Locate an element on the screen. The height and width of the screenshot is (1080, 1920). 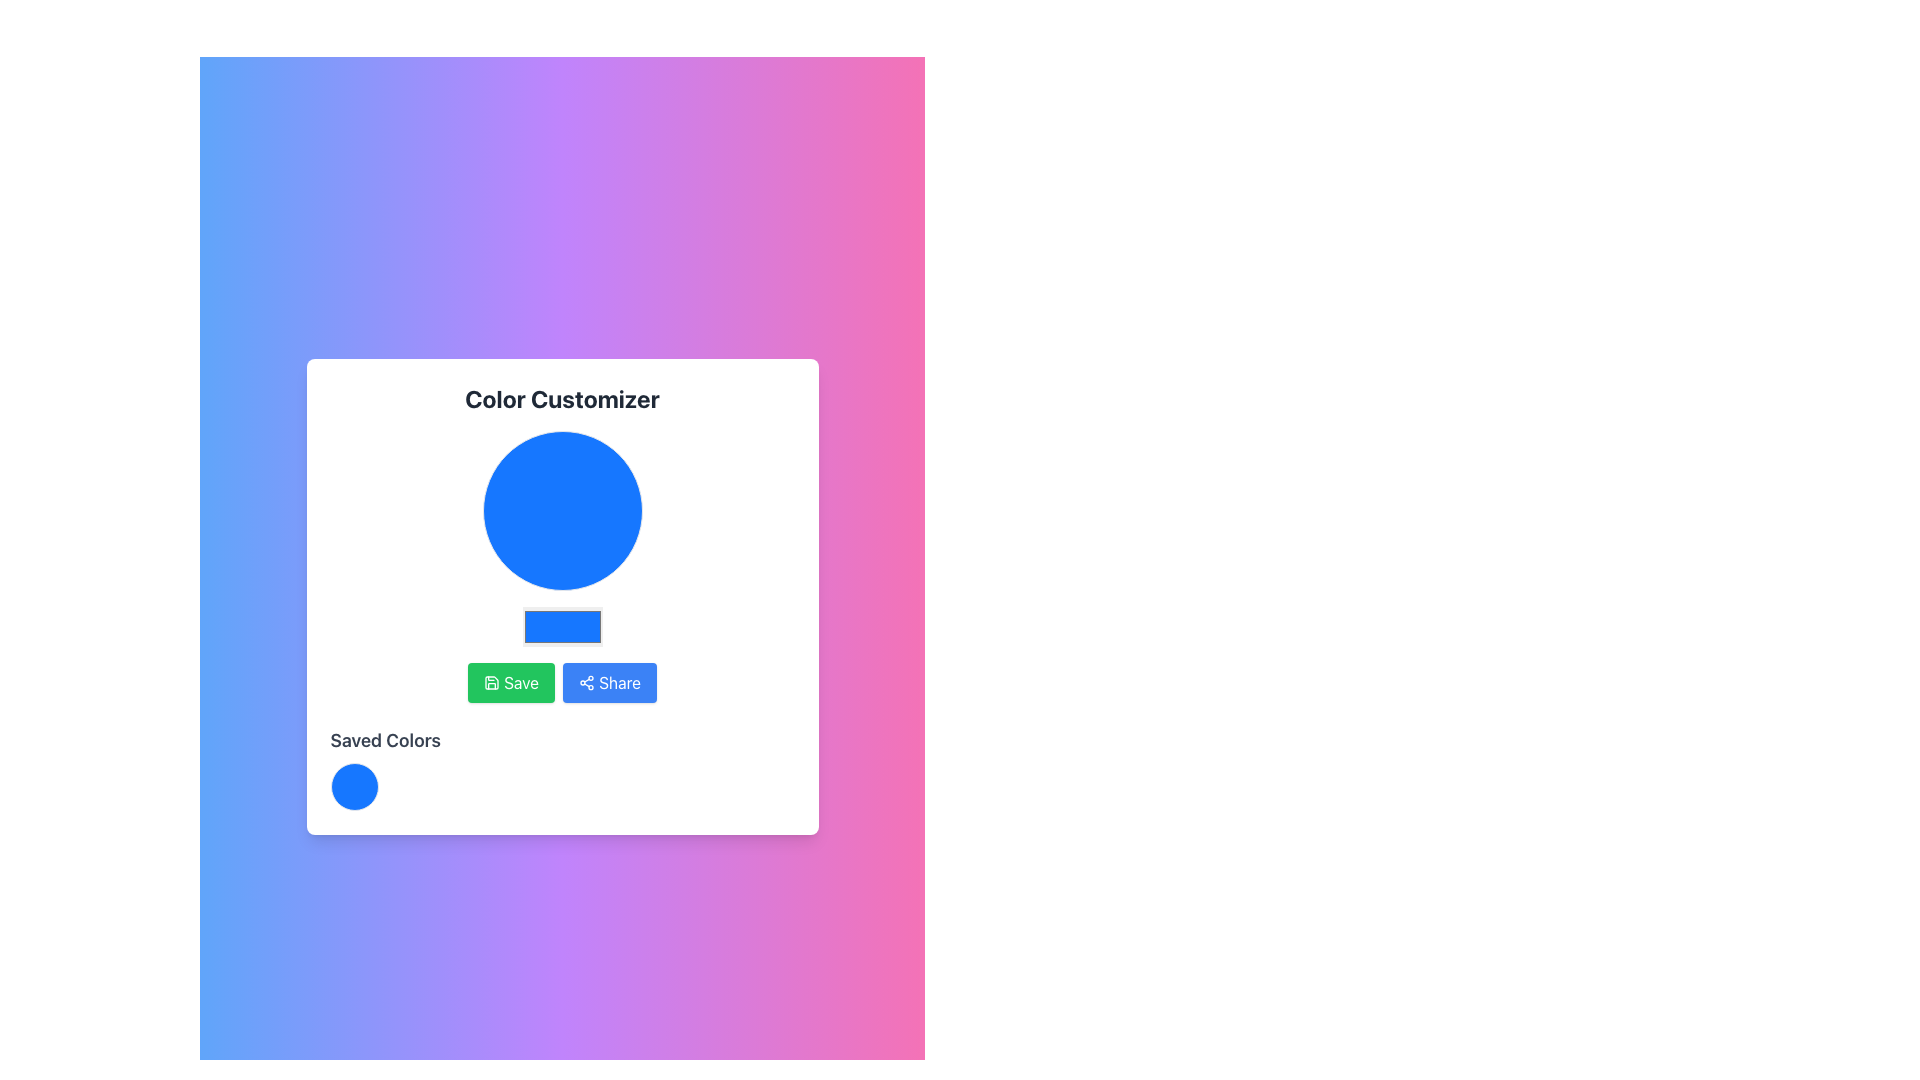
the green 'Save' button located in the Button group of the 'Color Customizer' section is located at coordinates (561, 681).